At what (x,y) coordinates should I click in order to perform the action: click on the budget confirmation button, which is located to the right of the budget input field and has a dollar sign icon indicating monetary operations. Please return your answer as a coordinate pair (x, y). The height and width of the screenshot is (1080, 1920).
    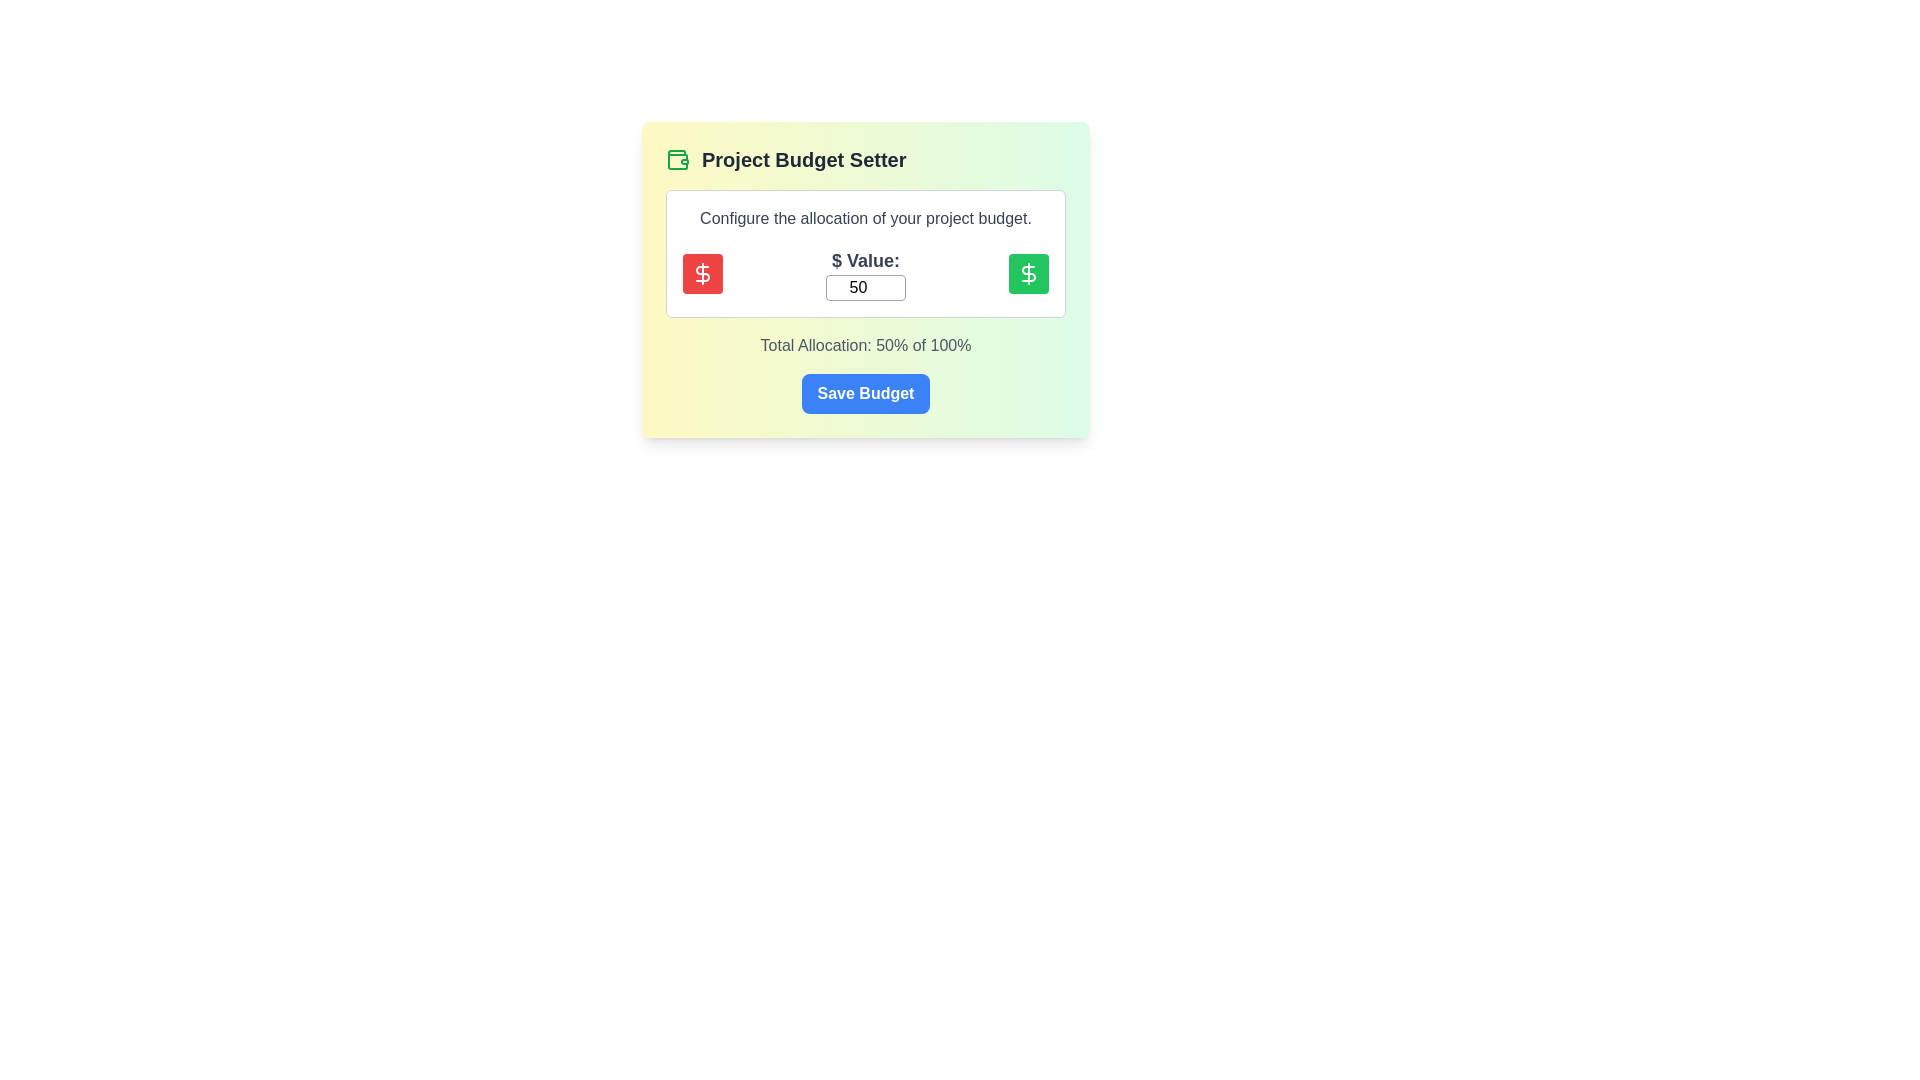
    Looking at the image, I should click on (1028, 273).